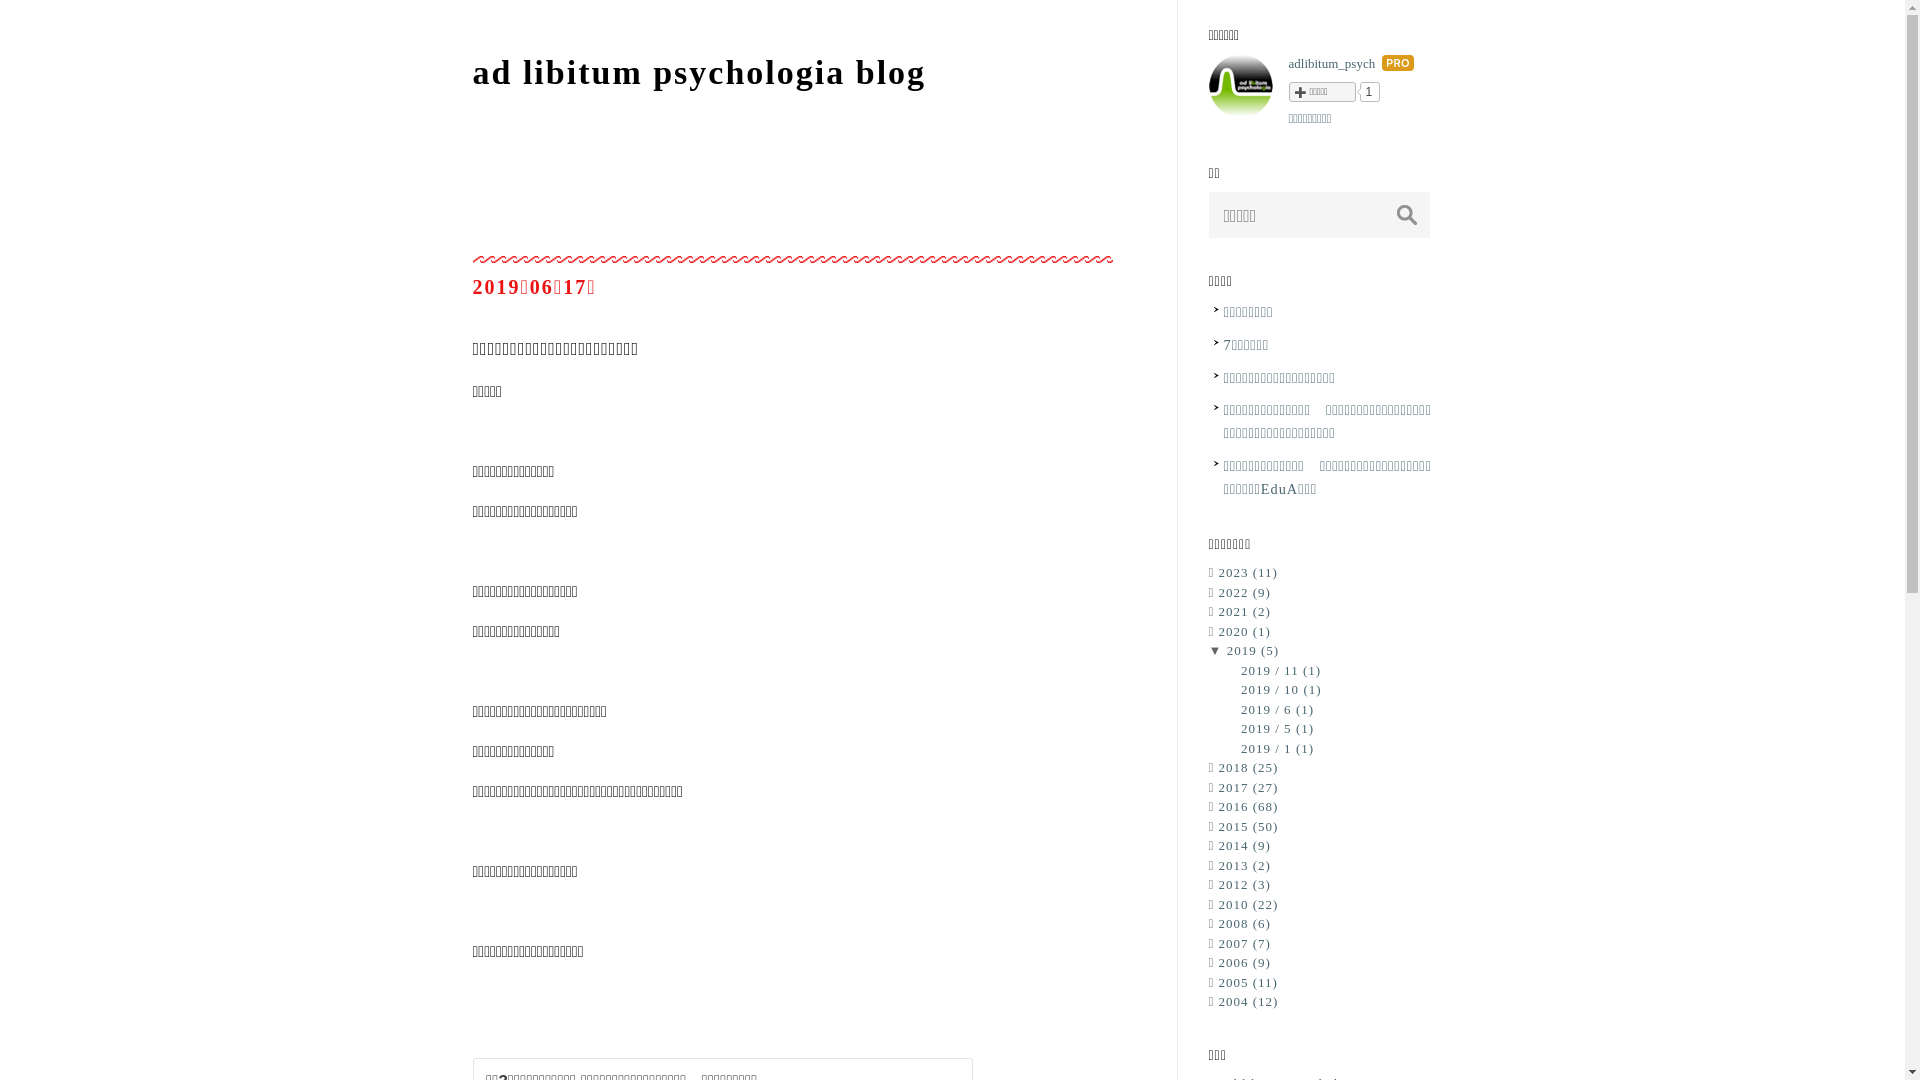 This screenshot has height=1080, width=1920. What do you see at coordinates (1242, 591) in the screenshot?
I see `'2022 (9)'` at bounding box center [1242, 591].